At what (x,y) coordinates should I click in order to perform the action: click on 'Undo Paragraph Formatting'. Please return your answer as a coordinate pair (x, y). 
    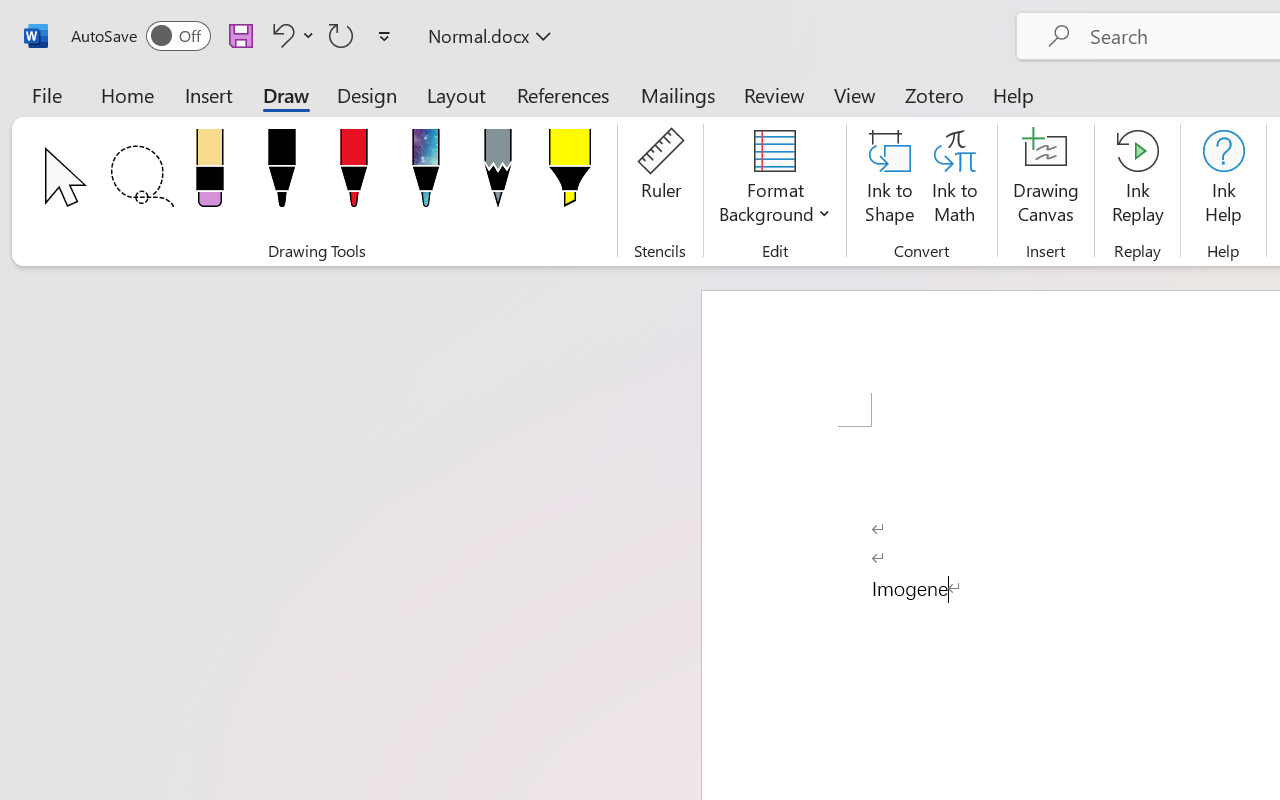
    Looking at the image, I should click on (289, 34).